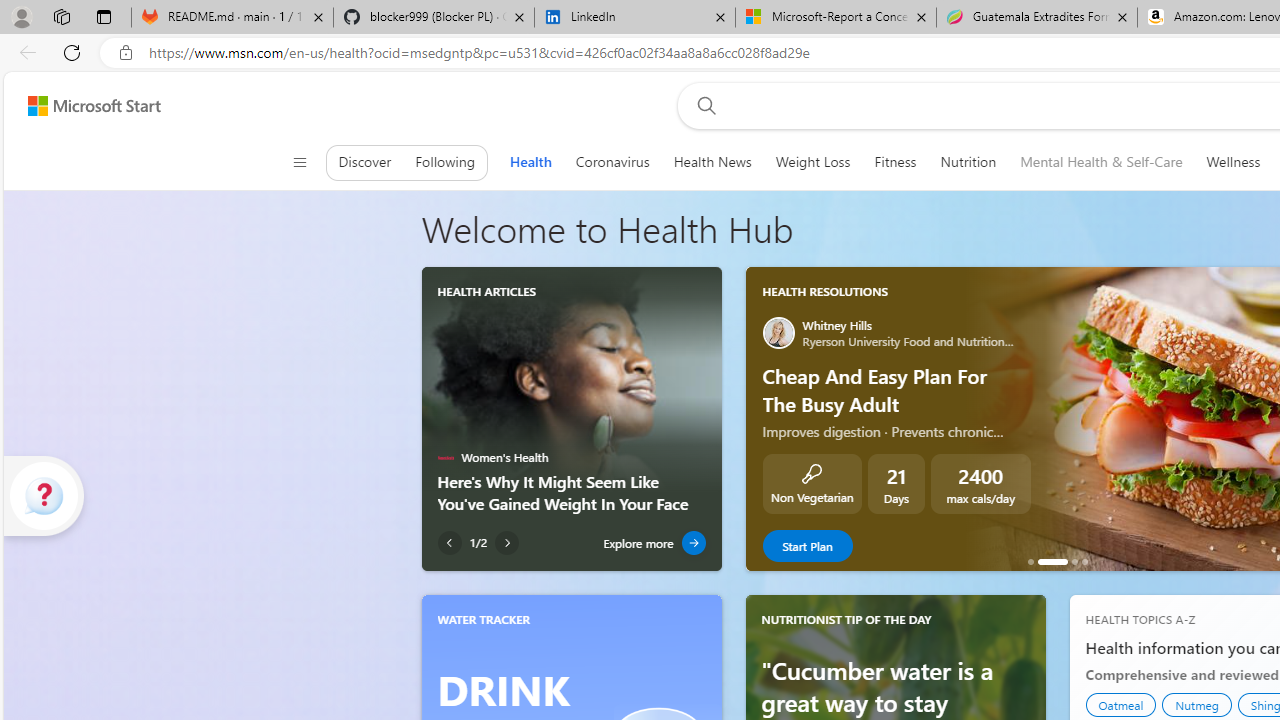 The image size is (1280, 720). Describe the element at coordinates (894, 161) in the screenshot. I see `'Fitness'` at that location.